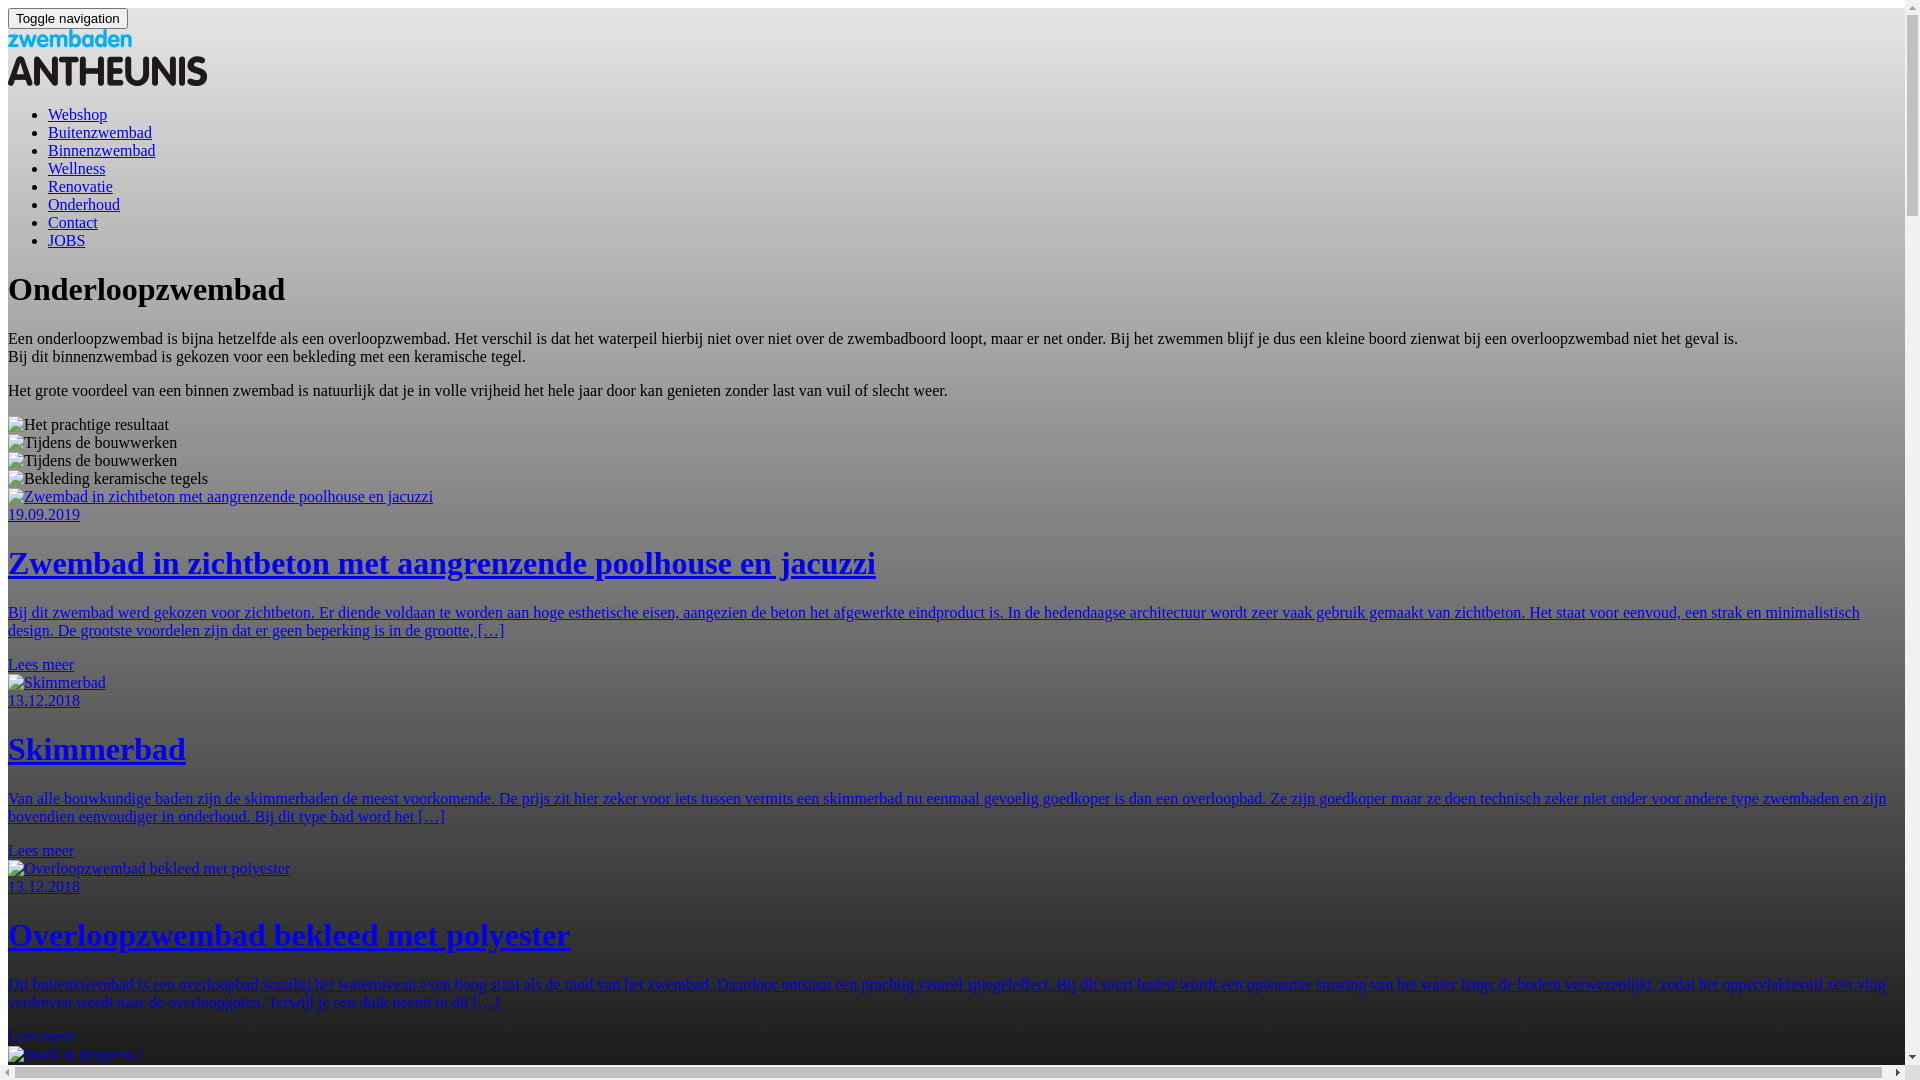 The height and width of the screenshot is (1080, 1920). I want to click on 'Toggle navigation', so click(8, 18).